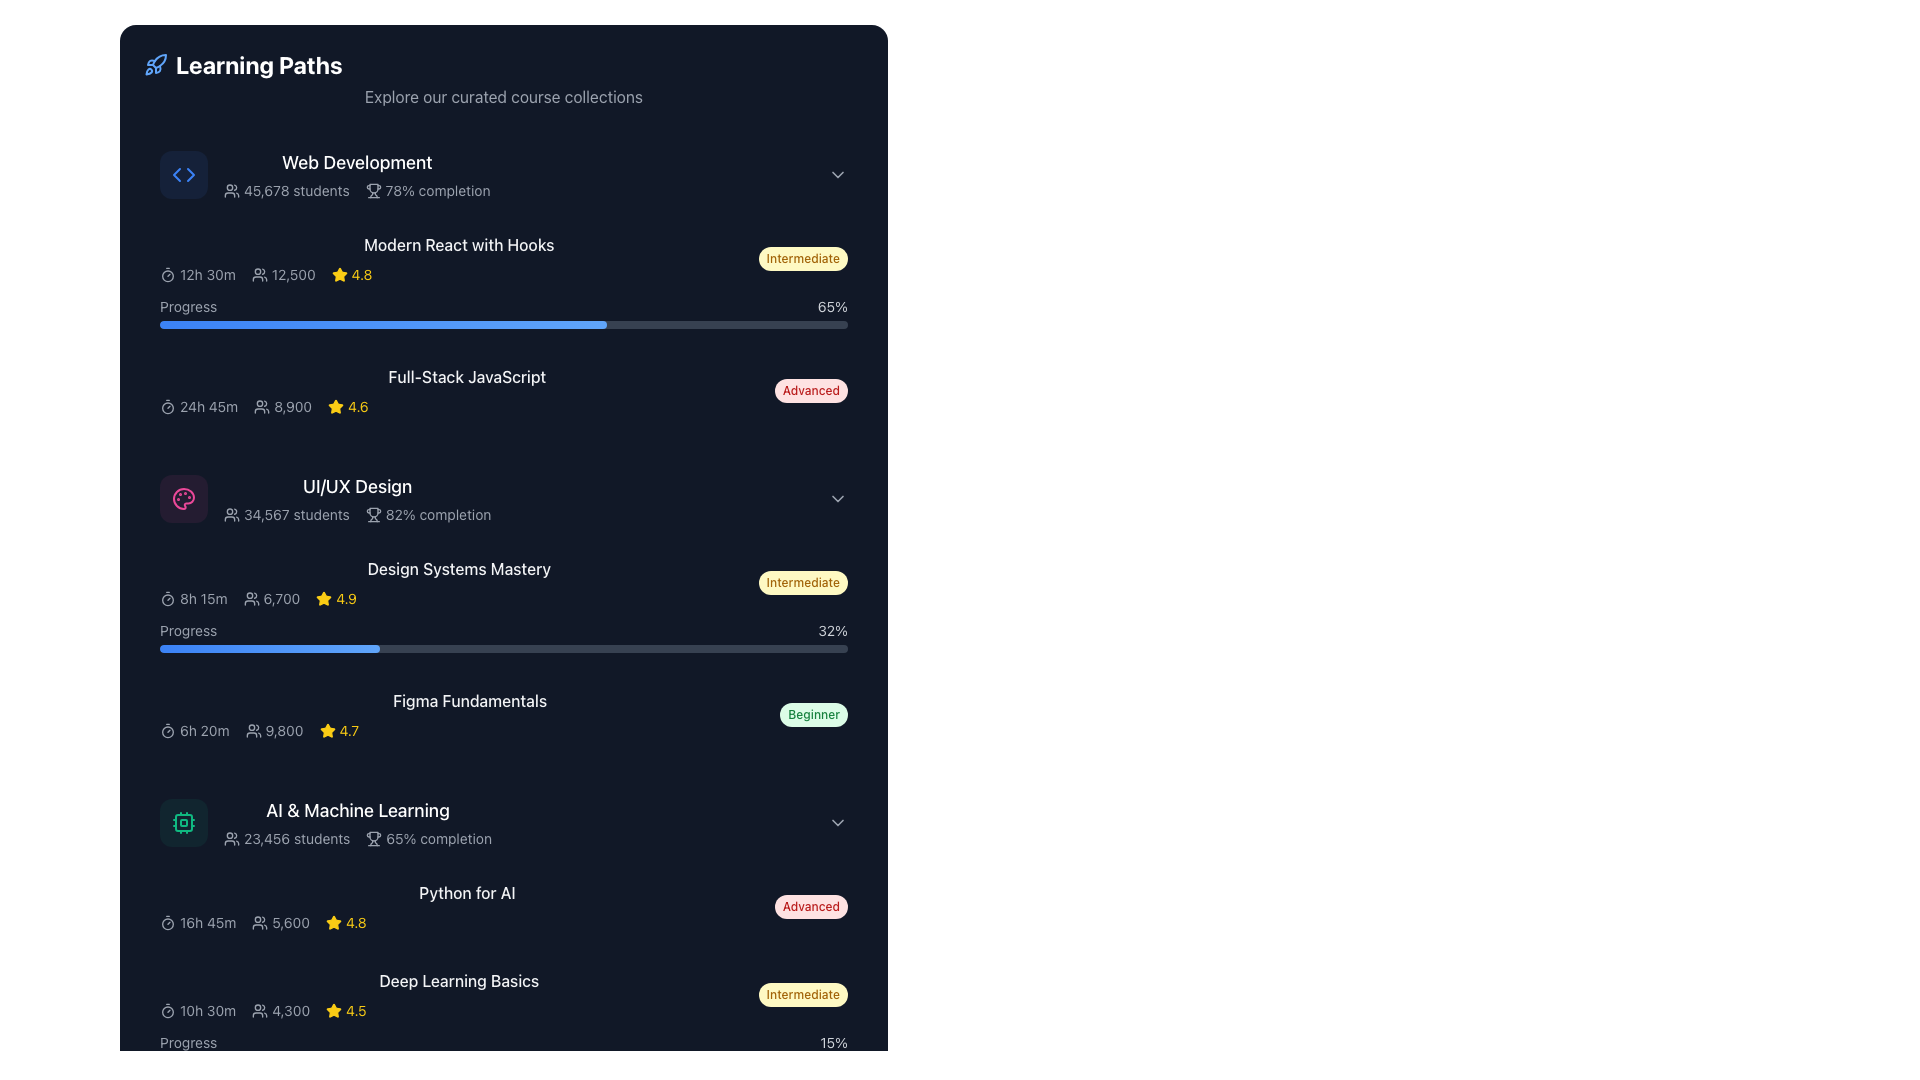 This screenshot has height=1080, width=1920. Describe the element at coordinates (504, 906) in the screenshot. I see `the badge in the first course listing entry under the 'AI & Machine Learning' section for more information about difficulty levels` at that location.